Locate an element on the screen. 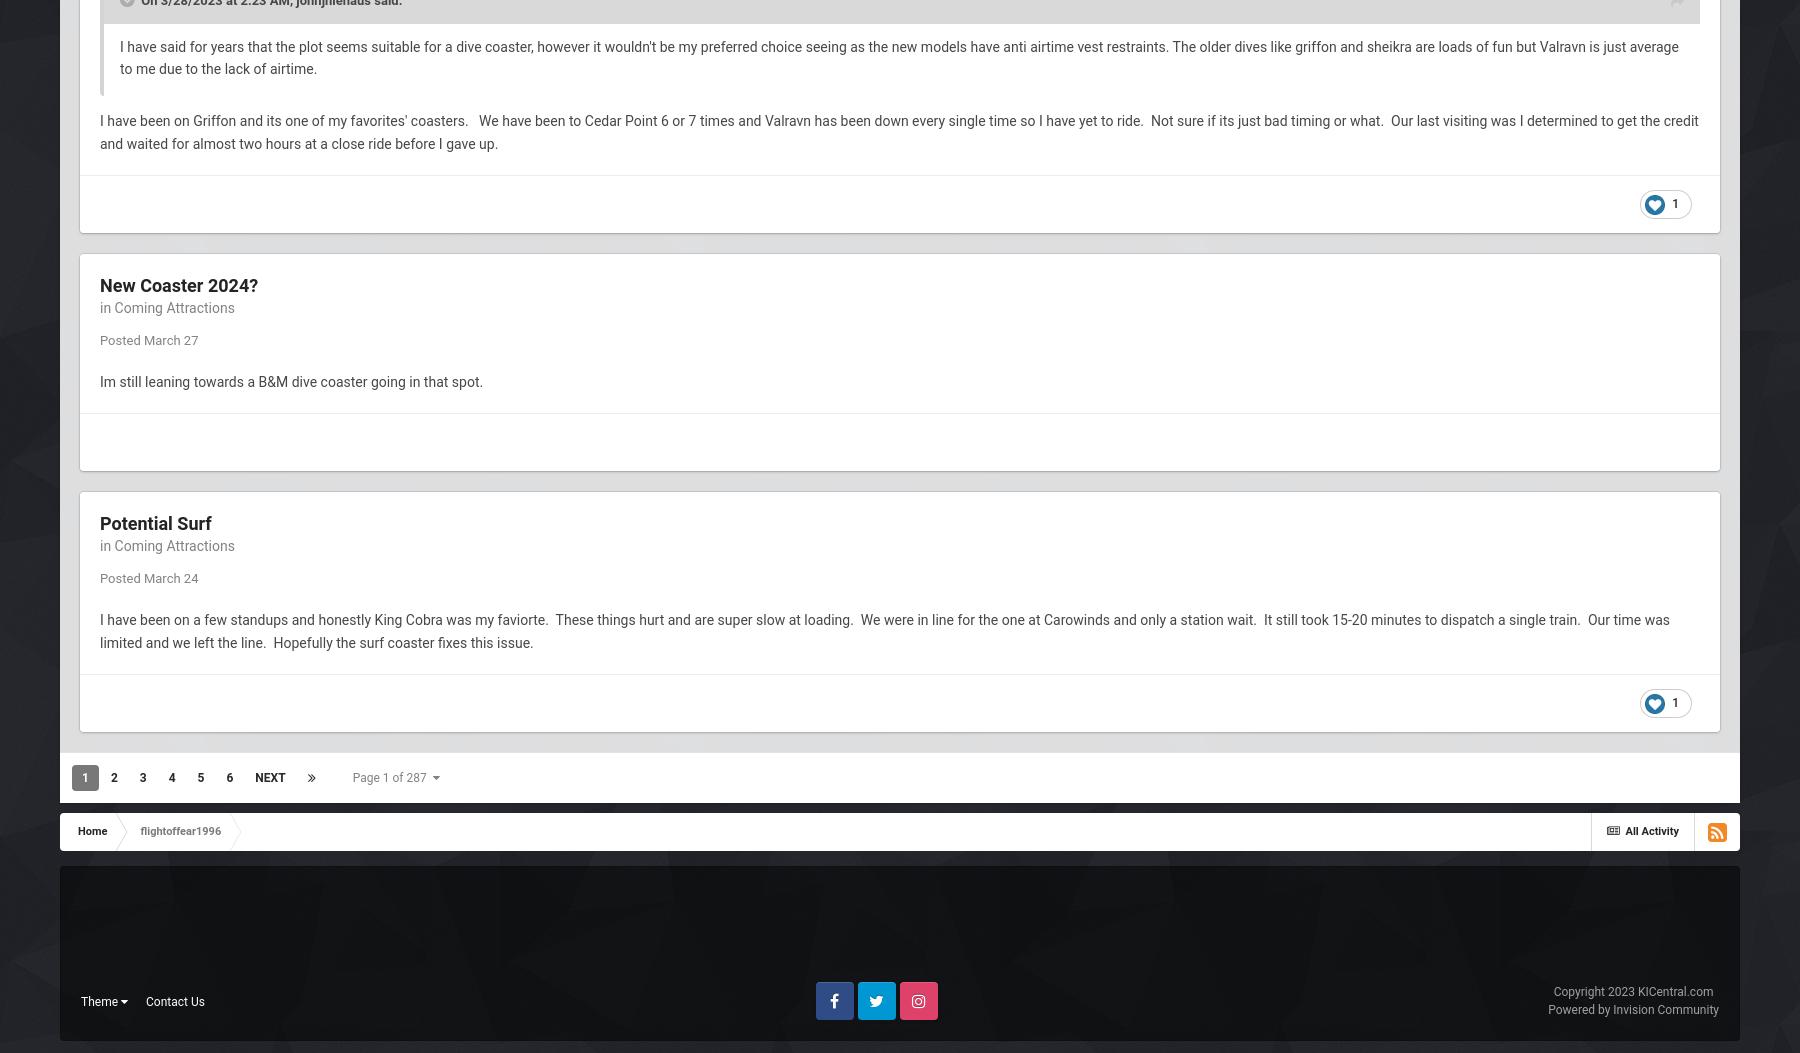 The width and height of the screenshot is (1800, 1053). 'I have been on a few standups and honestly King Cobra was my faviorte.  These things hurt and are super slow at loading.  We were in line for the one at Carowinds and only a station wait.  It still took 15-20 minutes to dispatch a single train.  Our time was limited and we left the line.  Hopefully the surf coaster fixes this issue.' is located at coordinates (885, 629).